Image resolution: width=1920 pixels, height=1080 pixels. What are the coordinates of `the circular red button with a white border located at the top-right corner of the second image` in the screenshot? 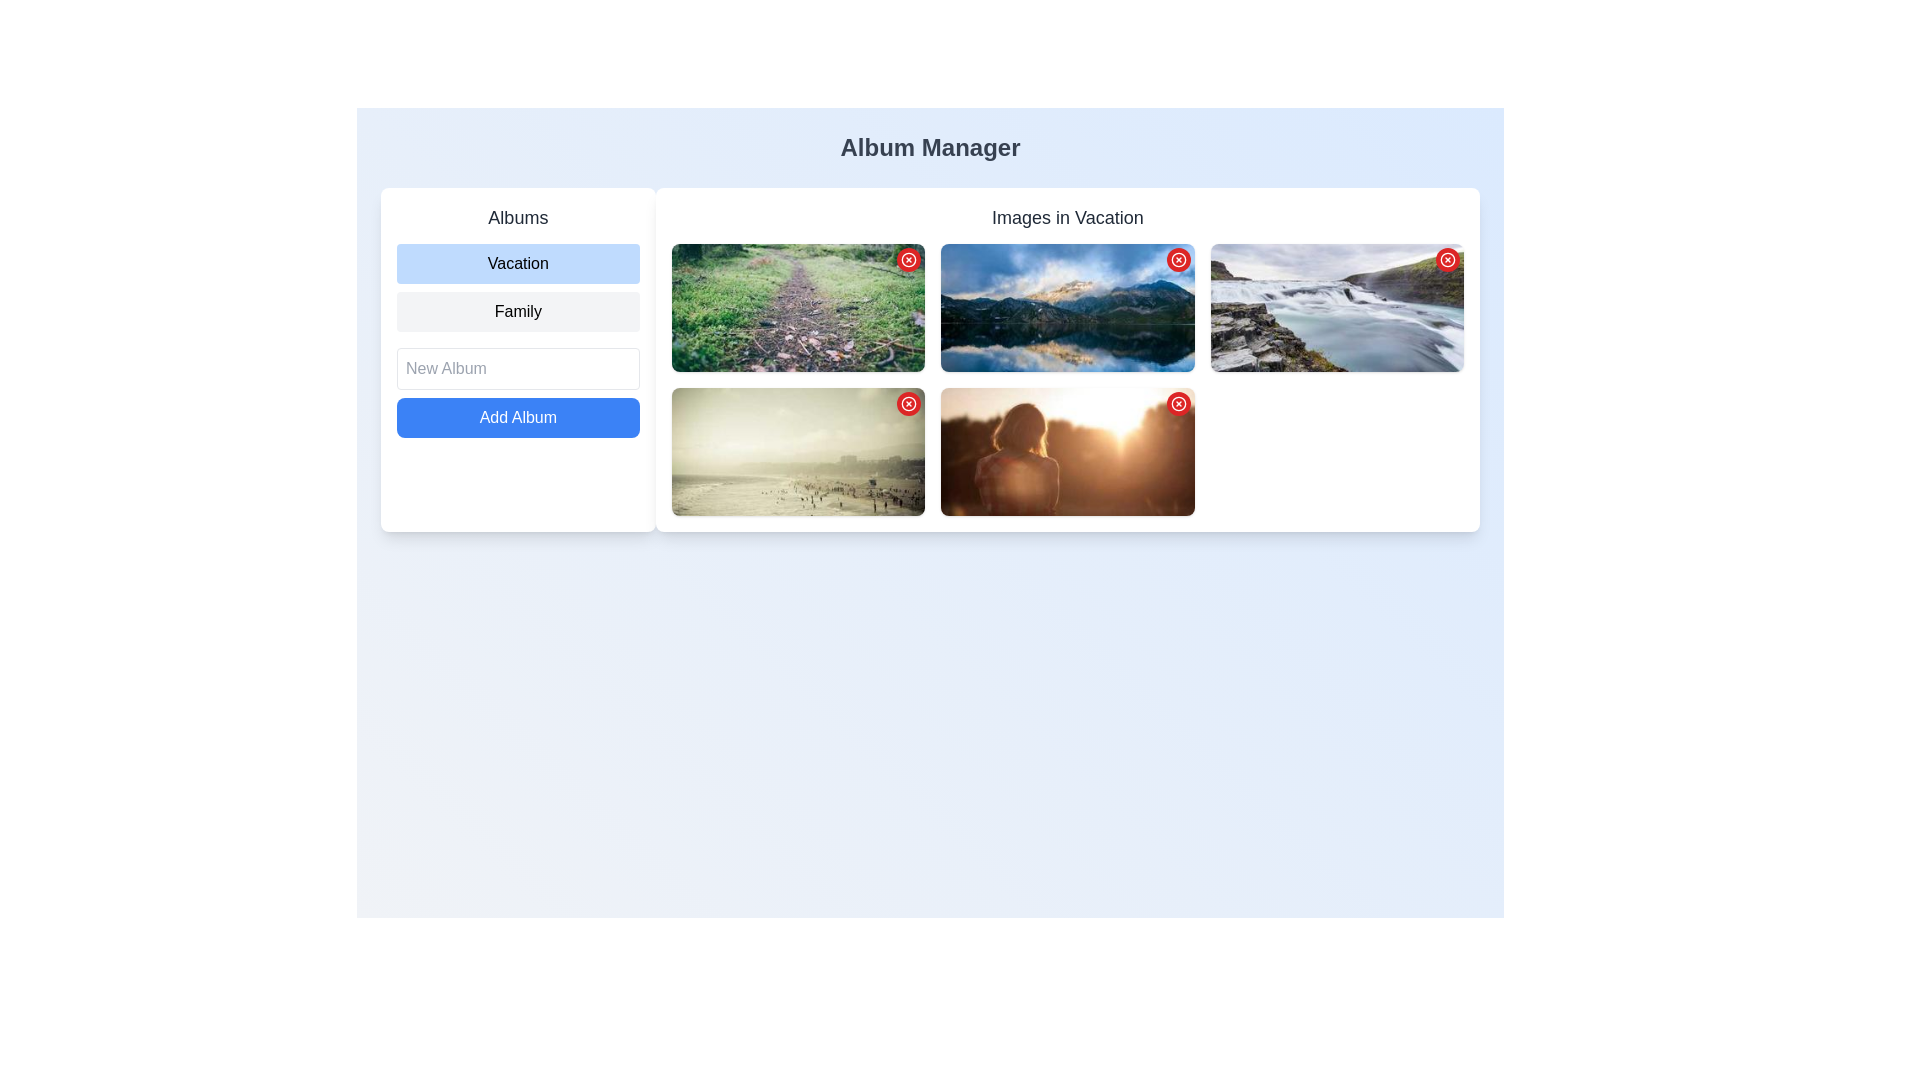 It's located at (1448, 257).